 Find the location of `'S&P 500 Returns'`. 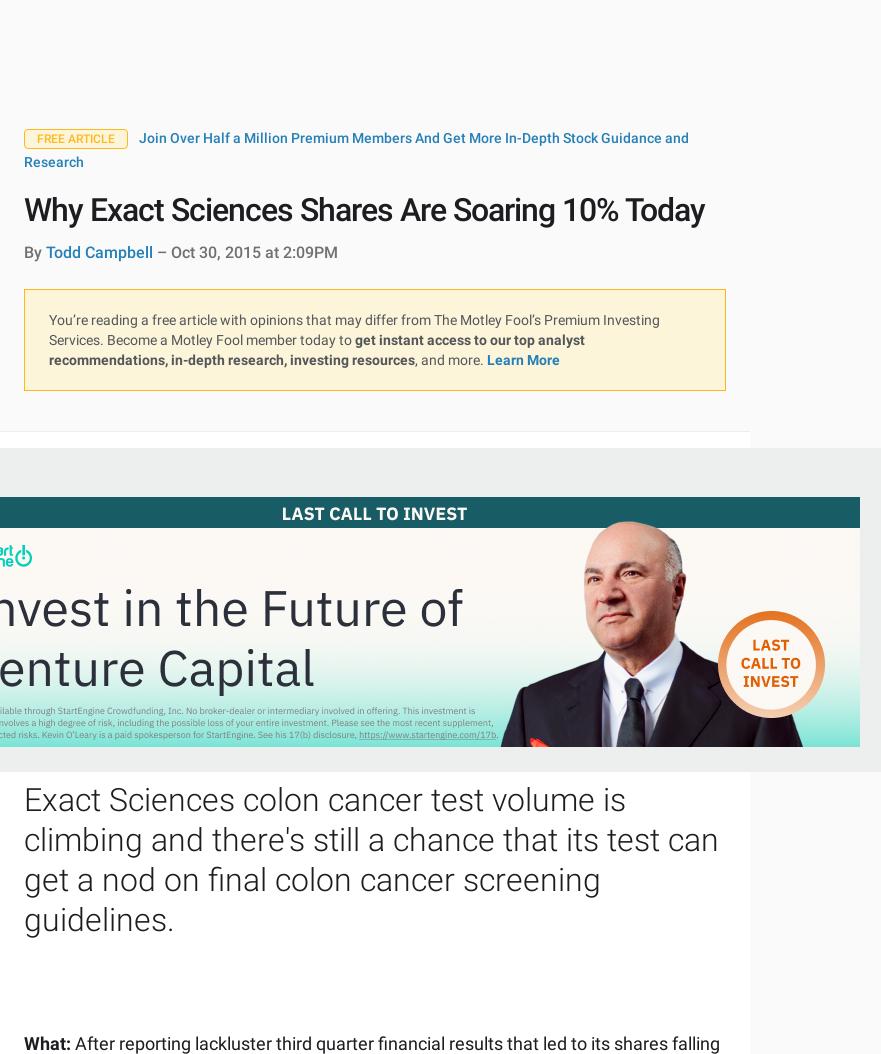

'S&P 500 Returns' is located at coordinates (553, 655).